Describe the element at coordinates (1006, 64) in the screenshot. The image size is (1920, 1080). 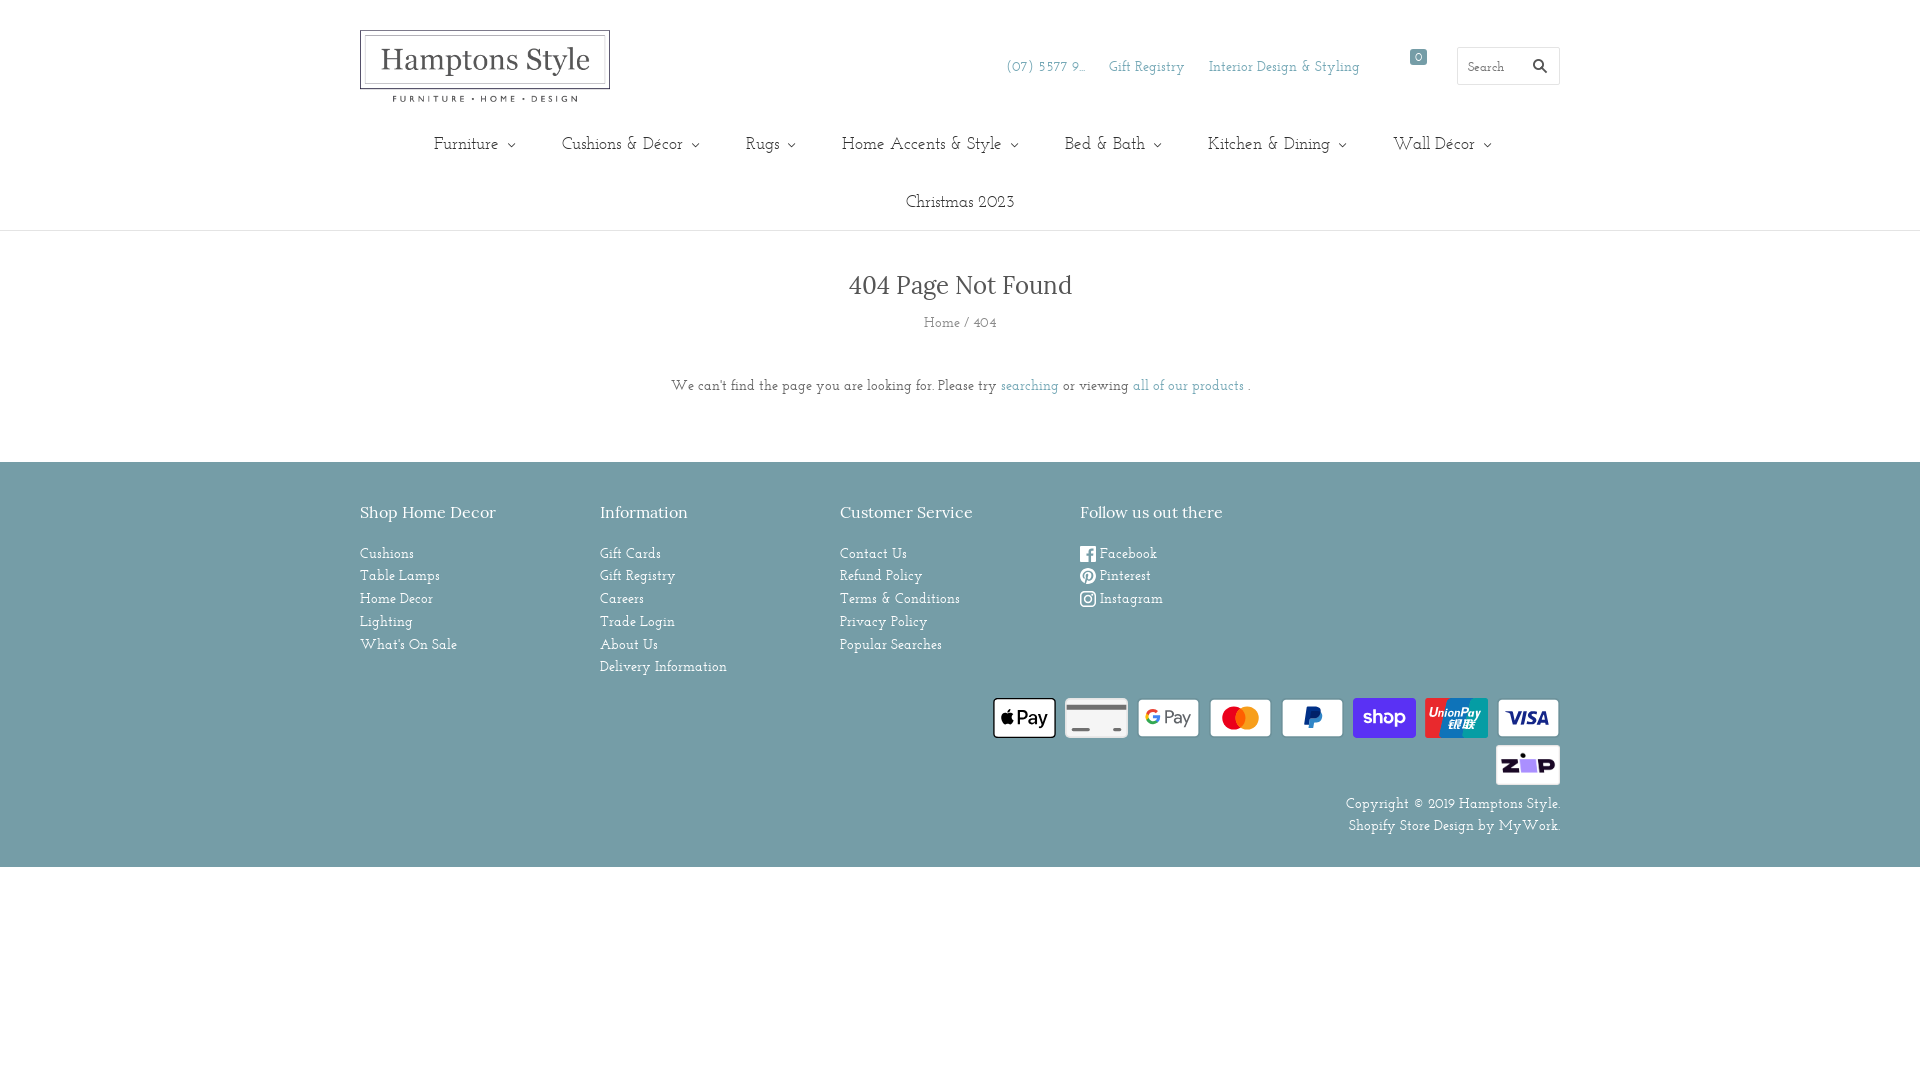
I see `'(07) 5577 9...'` at that location.